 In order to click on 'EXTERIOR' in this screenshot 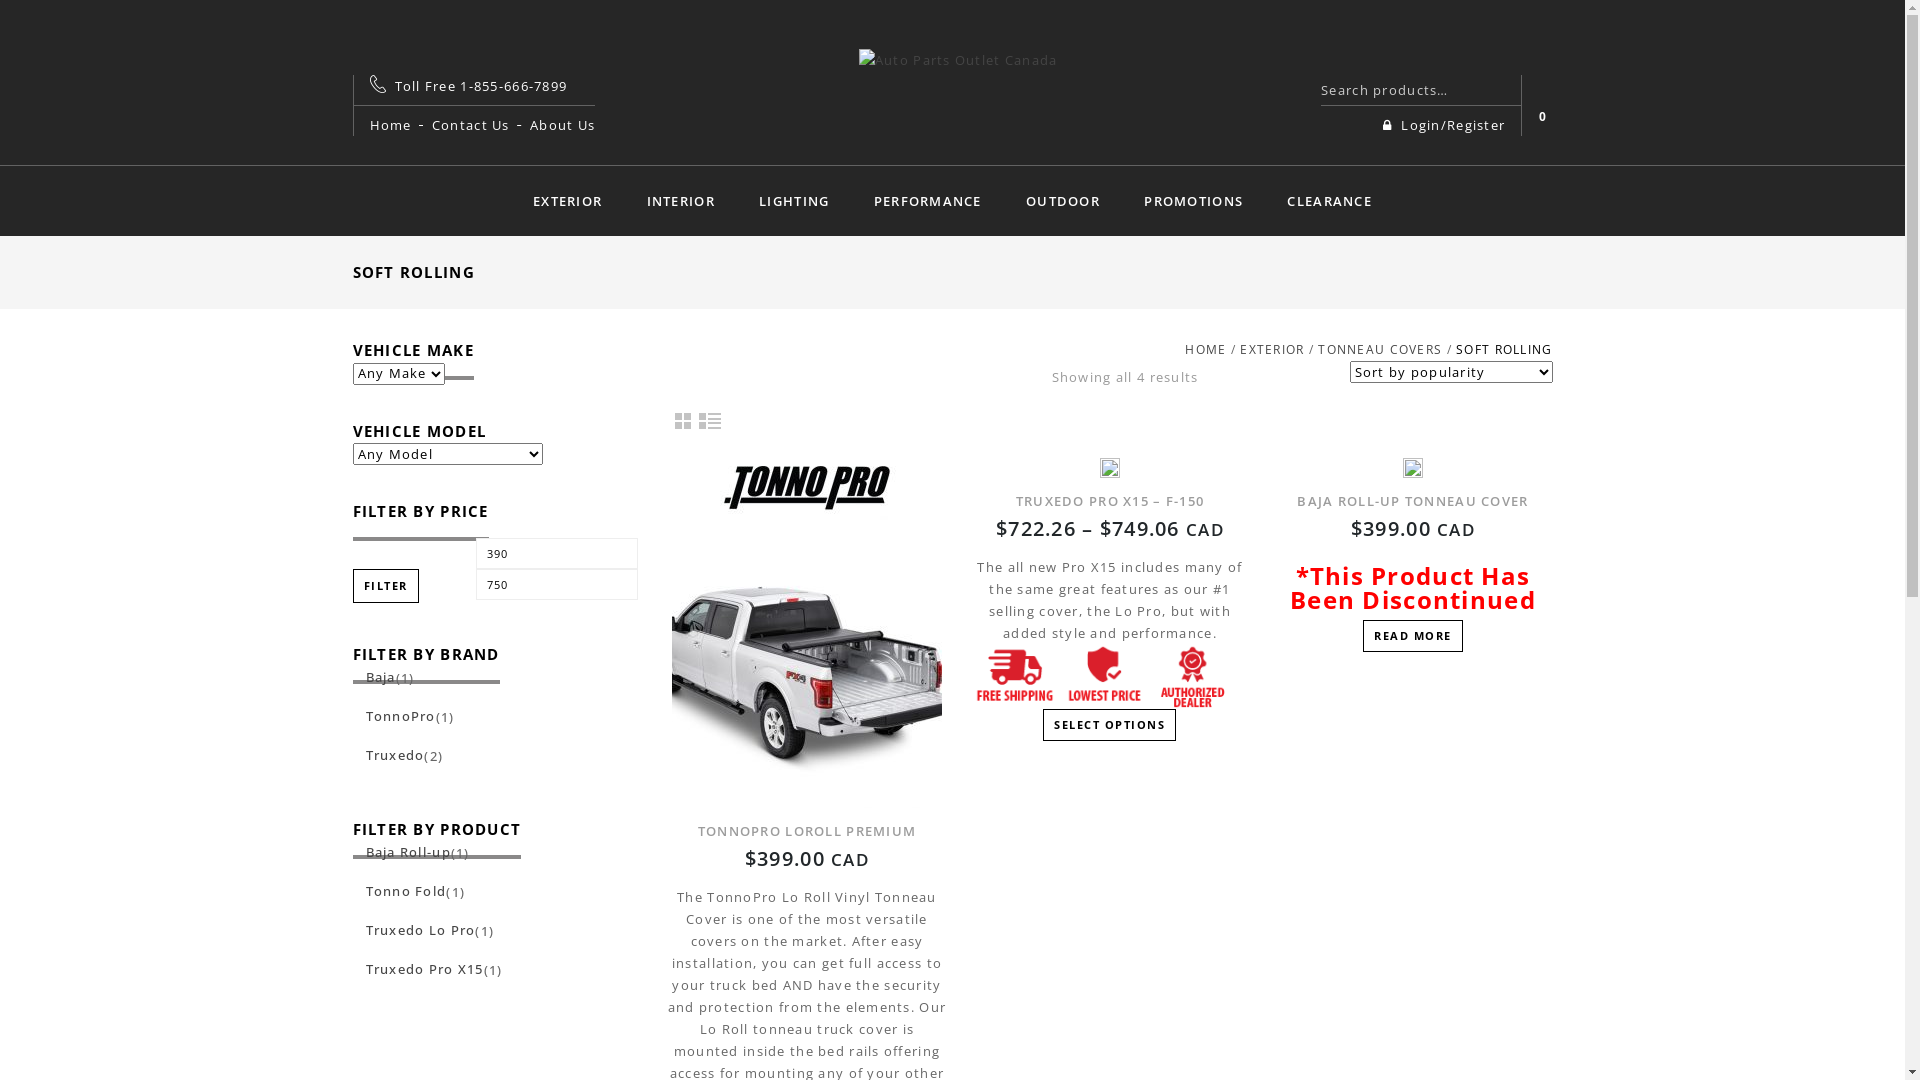, I will do `click(566, 200)`.